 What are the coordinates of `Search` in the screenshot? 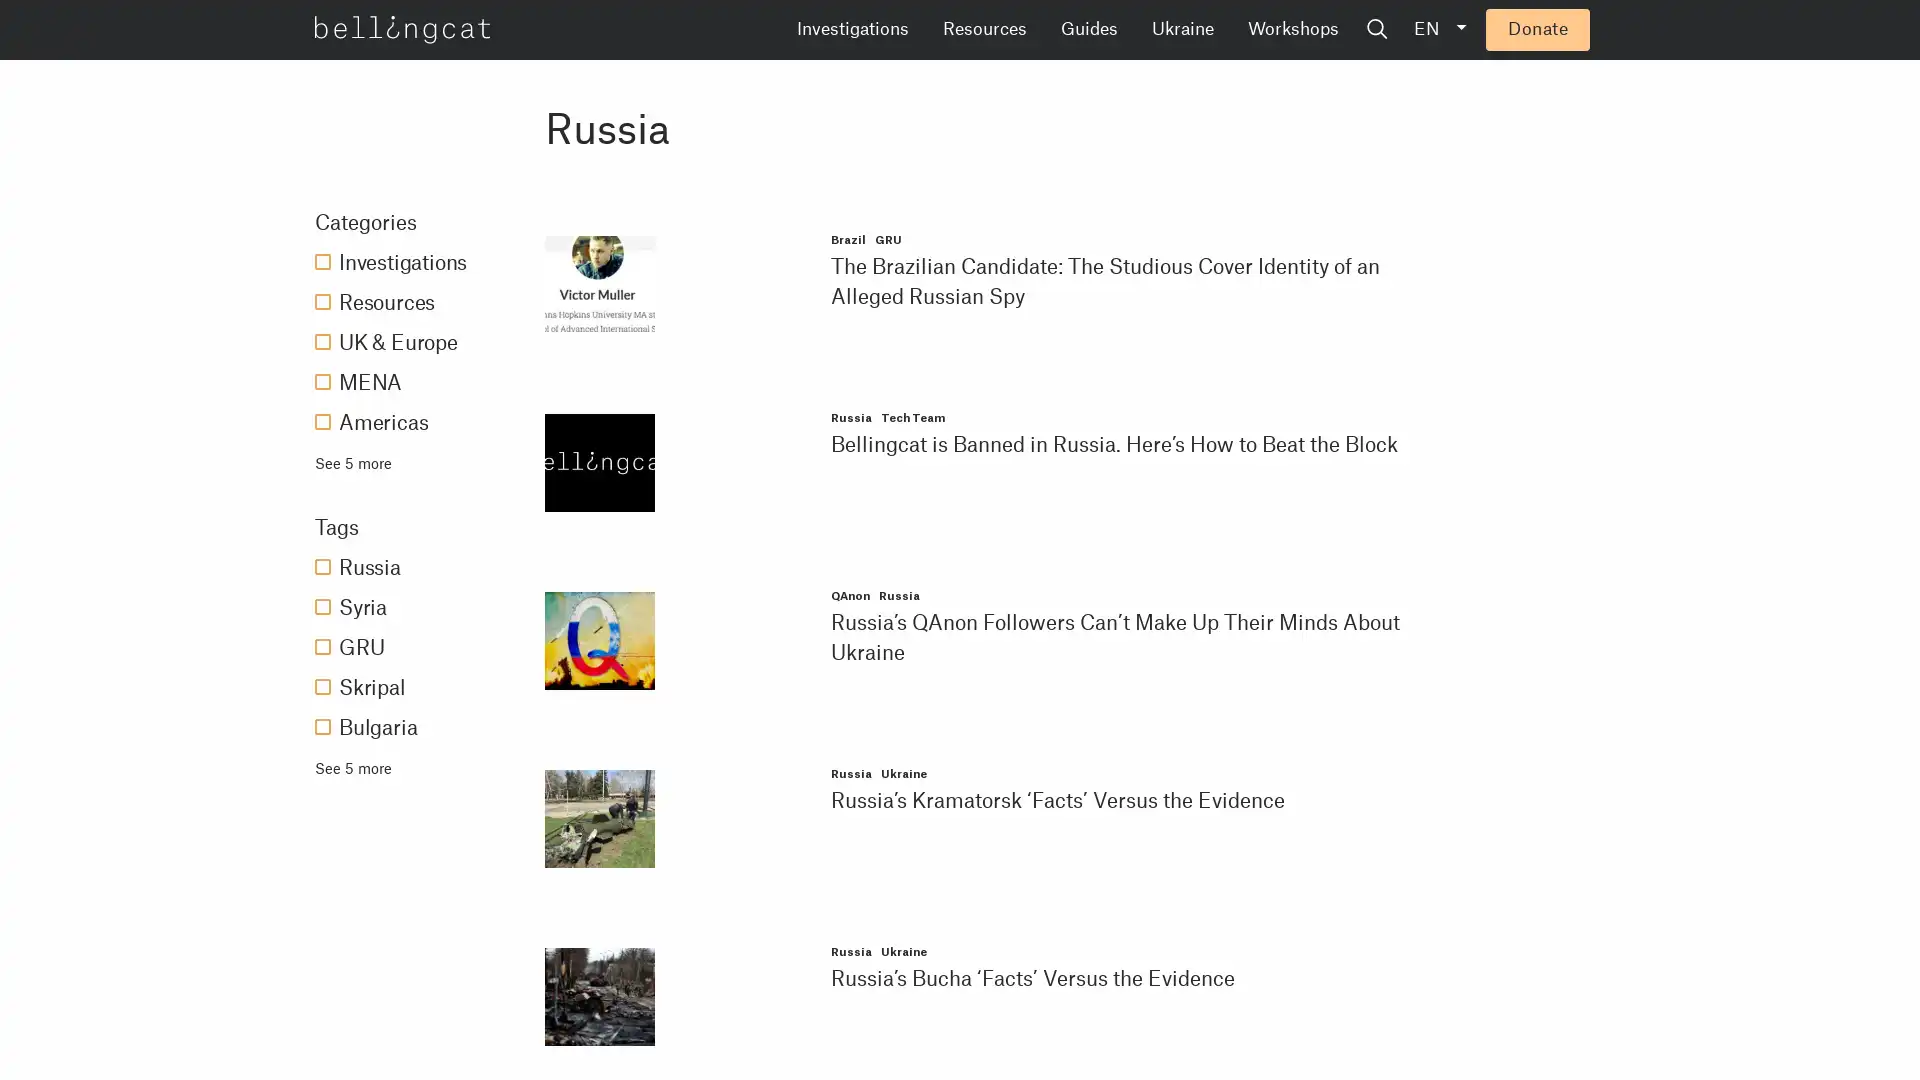 It's located at (1529, 30).